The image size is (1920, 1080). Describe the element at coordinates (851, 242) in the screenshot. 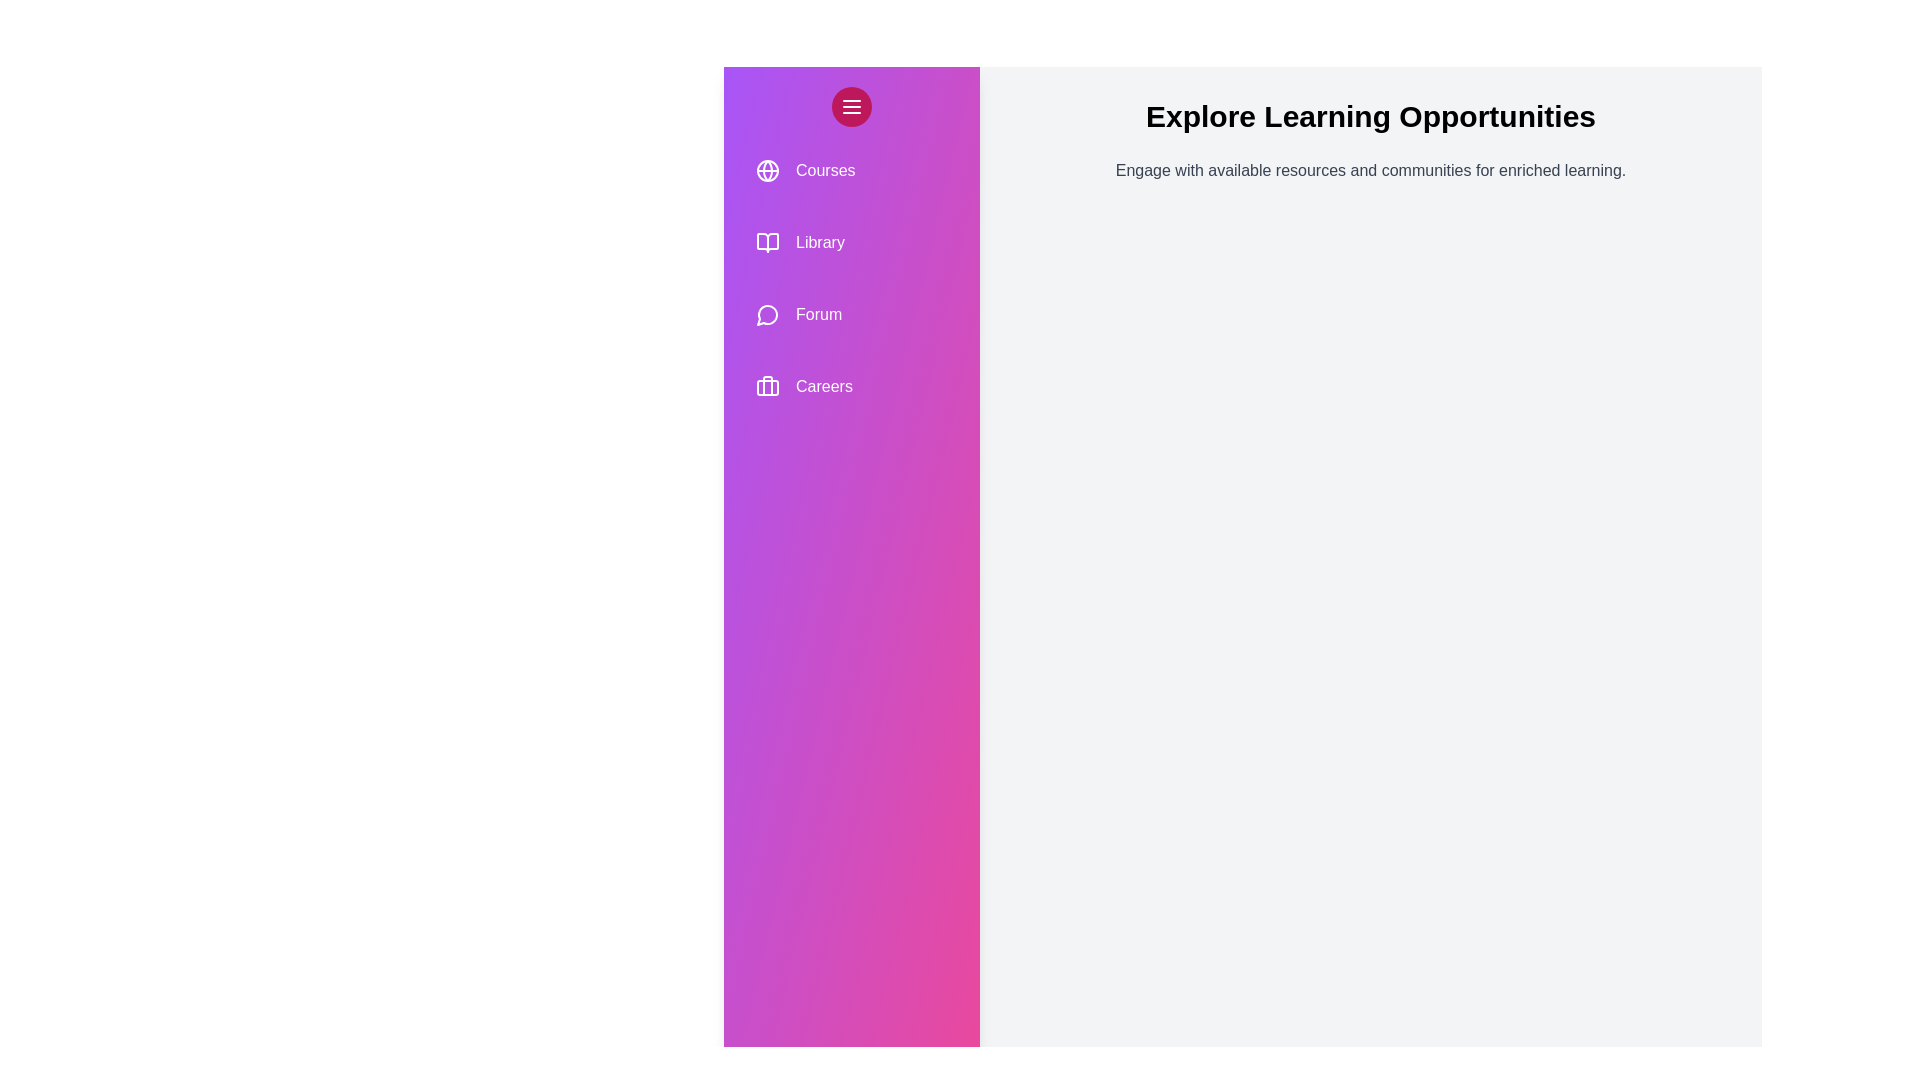

I see `the menu item labeled Library to navigate to its respective section` at that location.